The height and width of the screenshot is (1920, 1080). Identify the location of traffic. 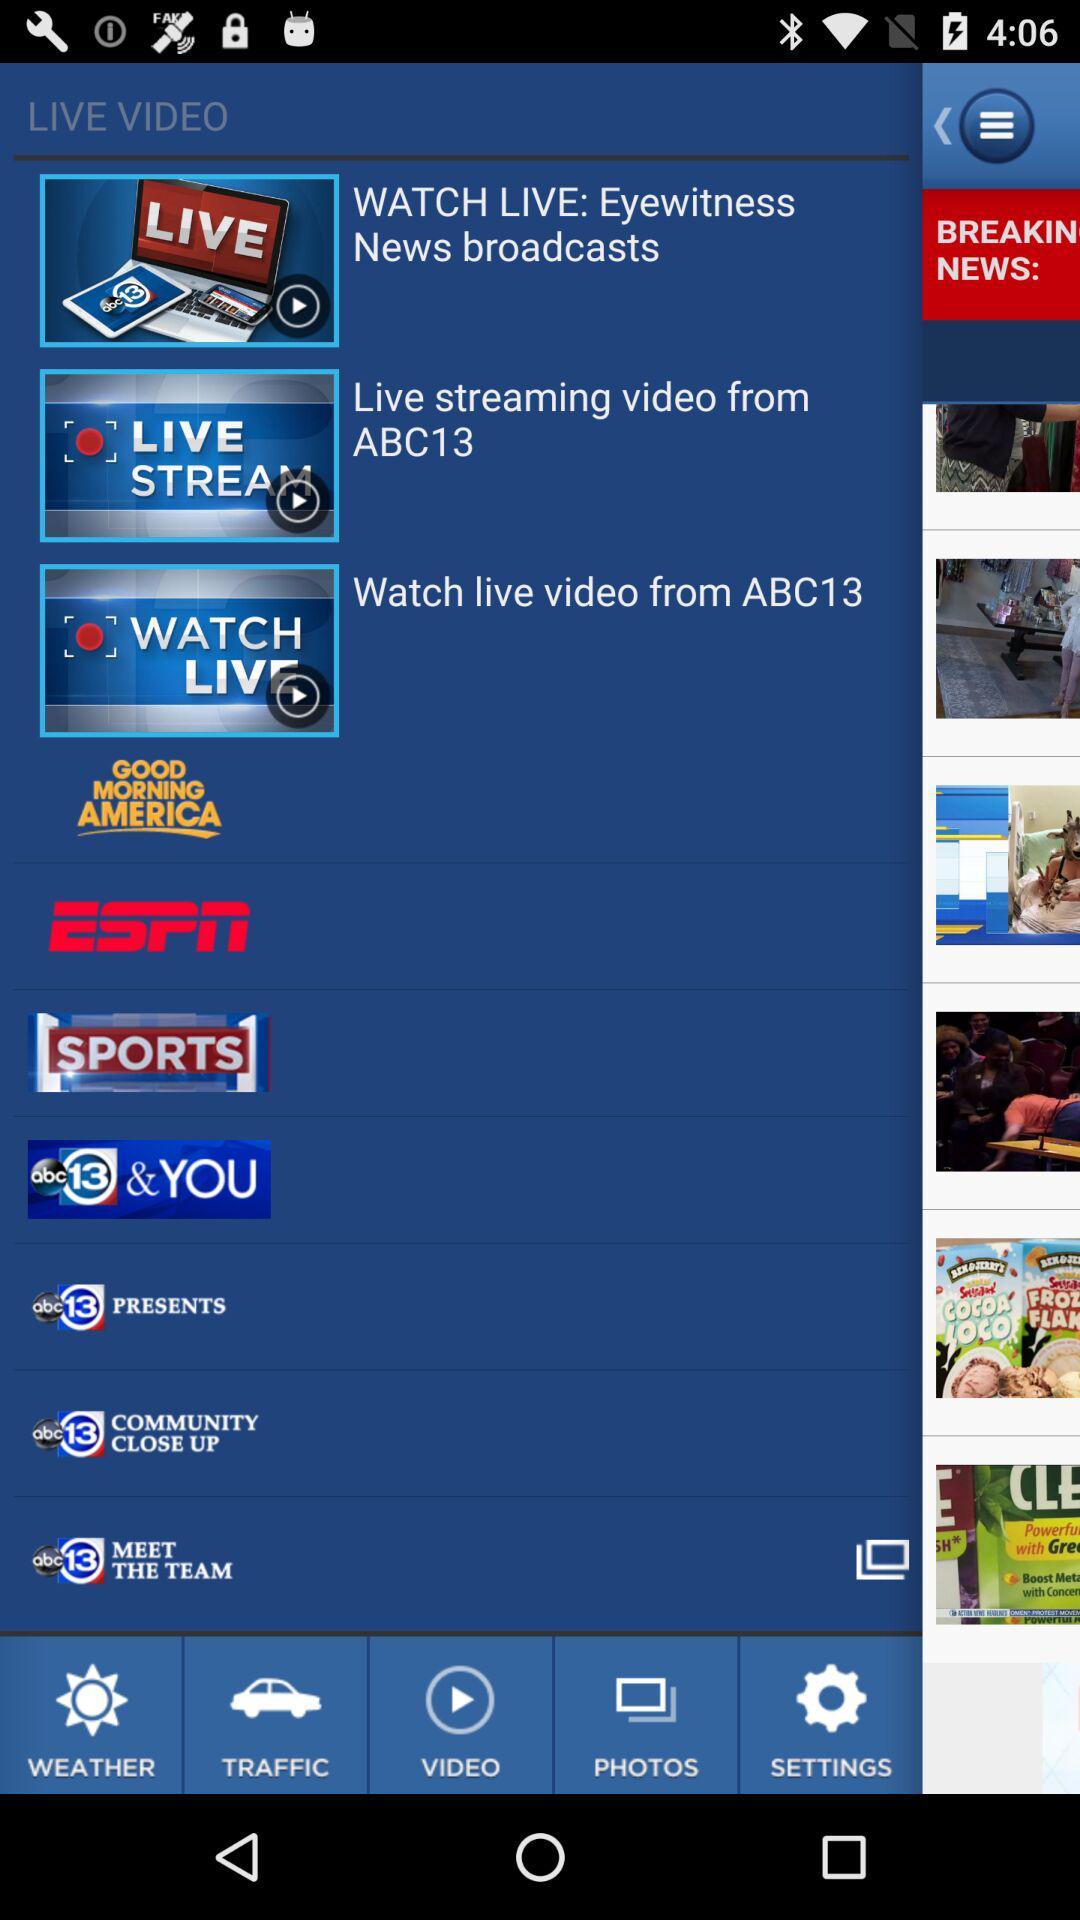
(275, 1714).